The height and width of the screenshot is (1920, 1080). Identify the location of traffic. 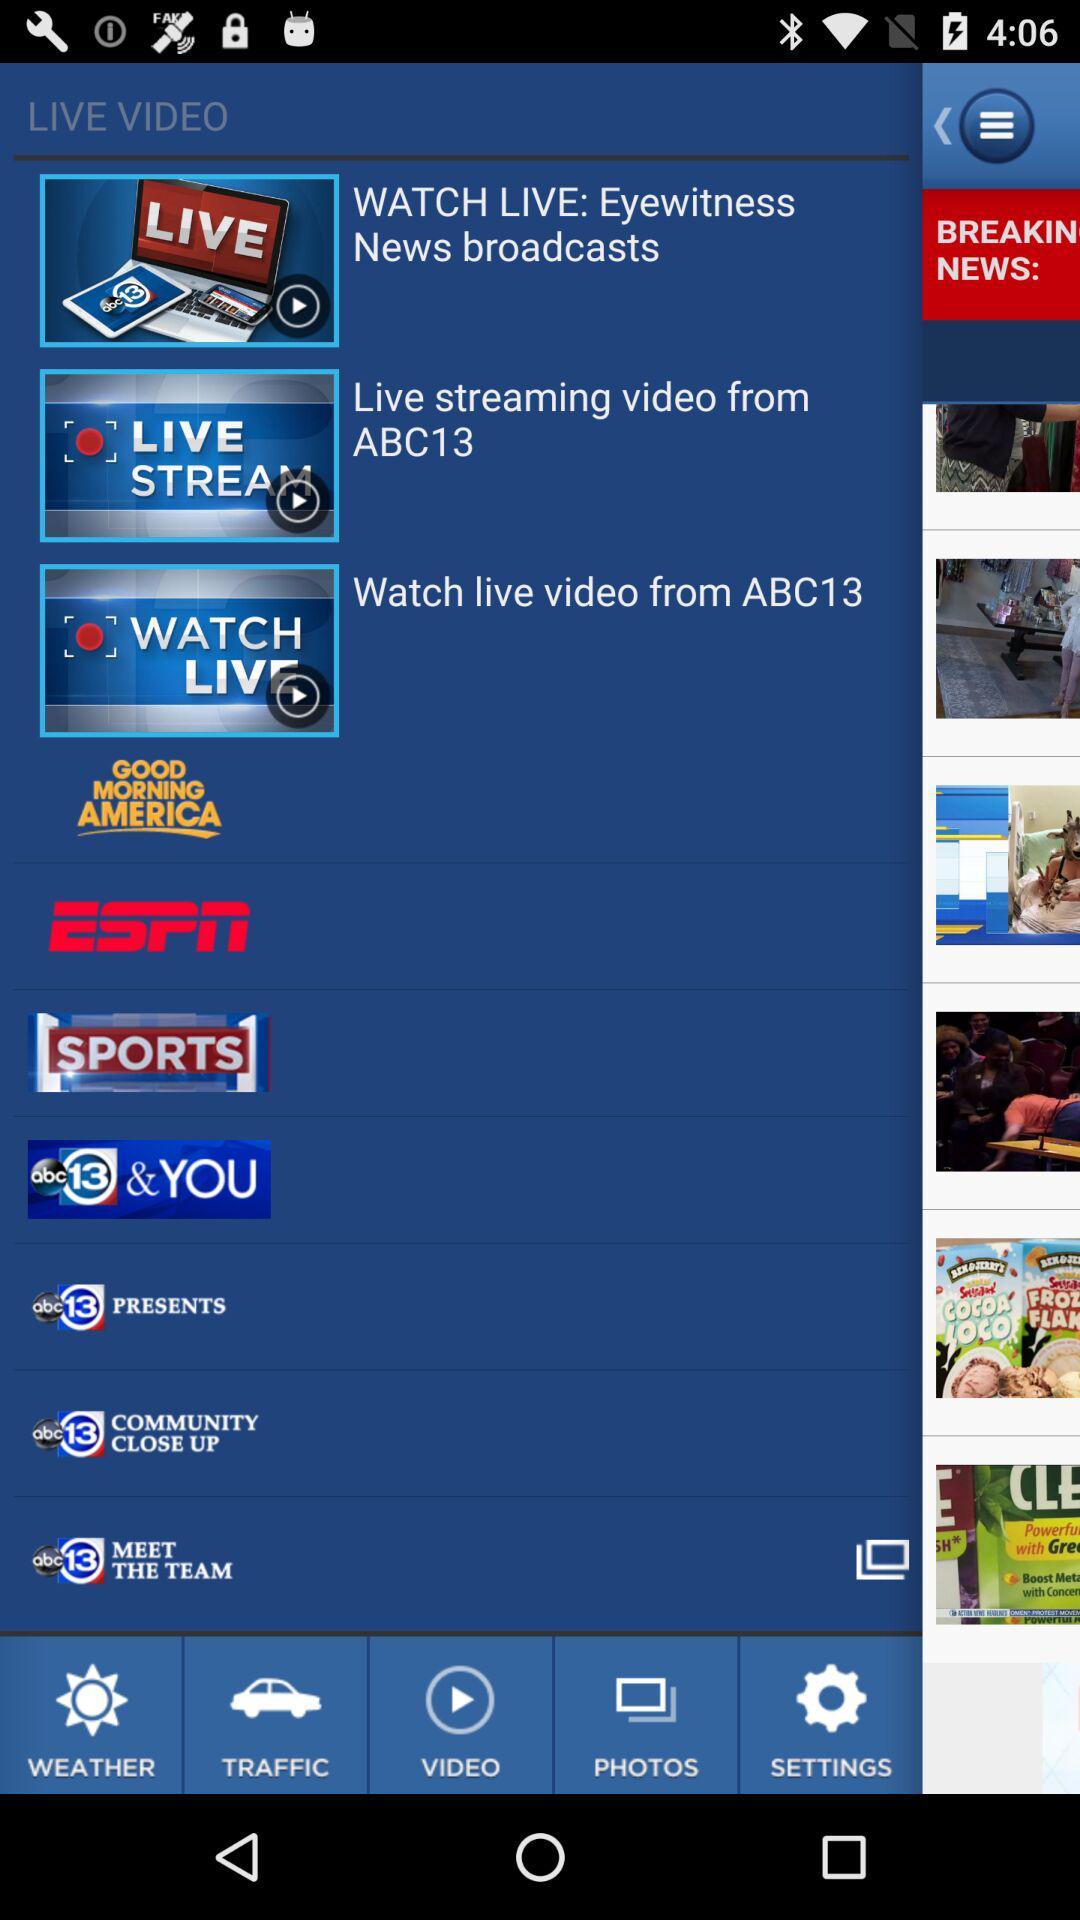
(275, 1714).